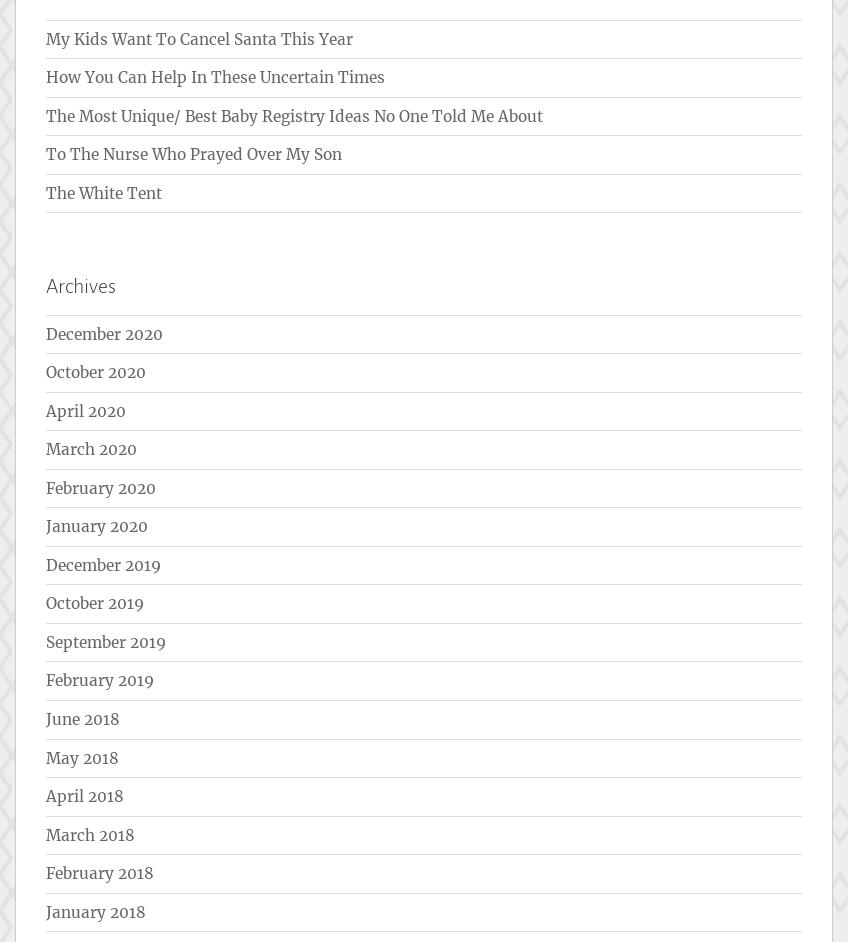 This screenshot has width=848, height=942. I want to click on 'February 2020', so click(100, 487).